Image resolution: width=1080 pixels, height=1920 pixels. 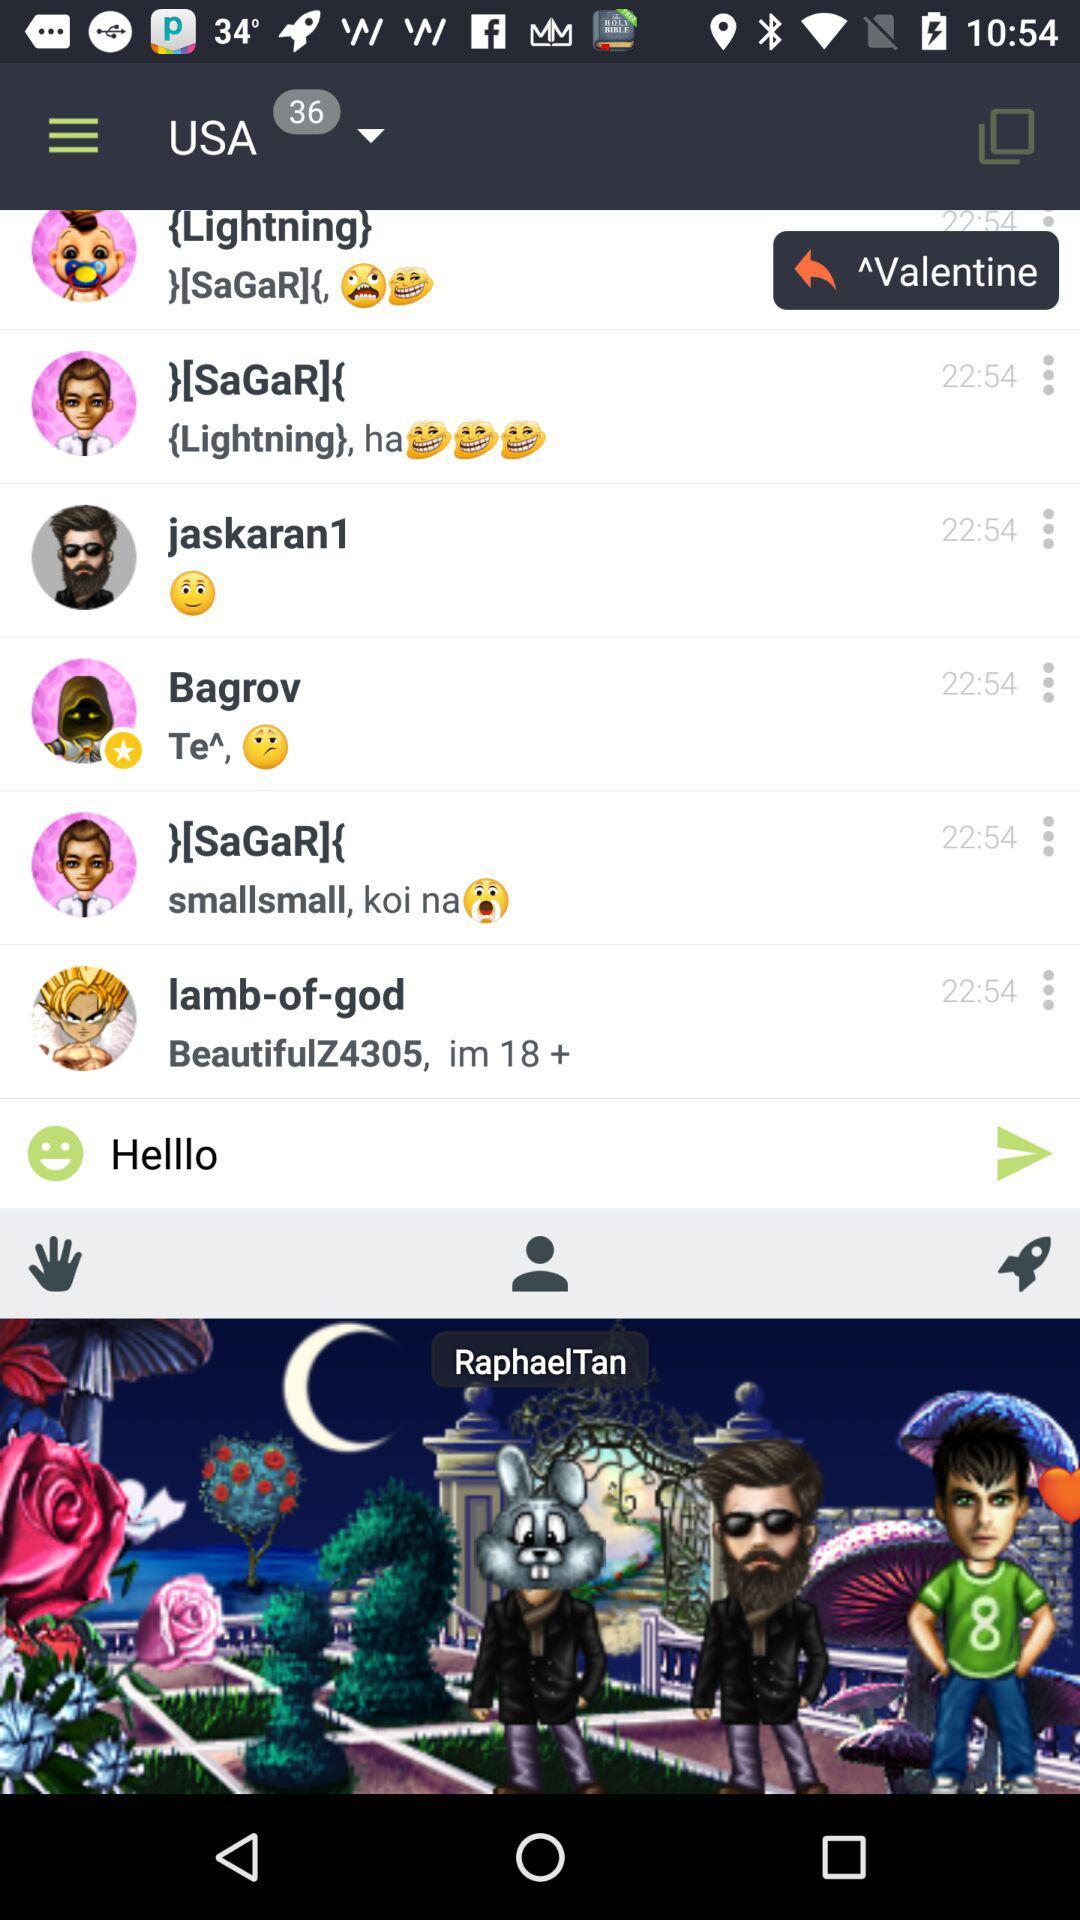 What do you see at coordinates (538, 1262) in the screenshot?
I see `raphaeltan` at bounding box center [538, 1262].